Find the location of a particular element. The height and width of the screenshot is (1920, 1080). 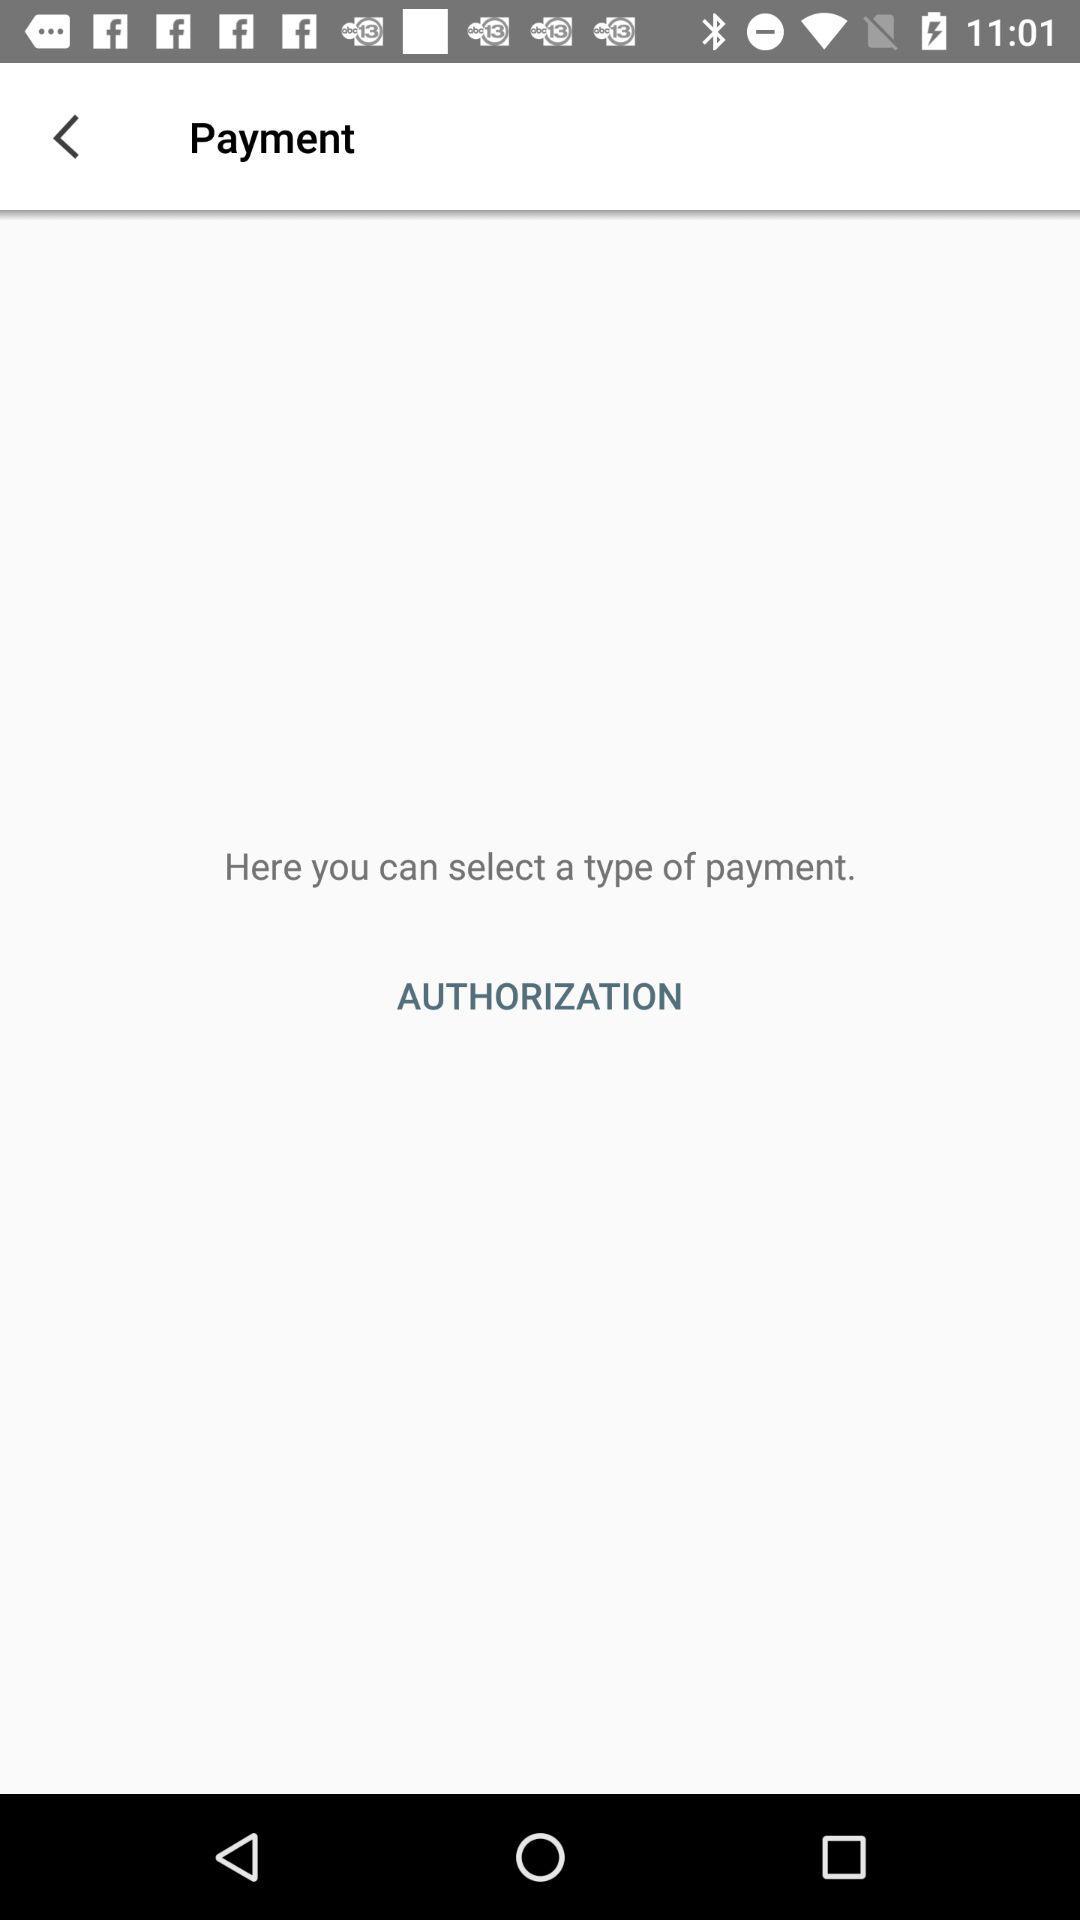

the icon to the left of payment is located at coordinates (72, 135).